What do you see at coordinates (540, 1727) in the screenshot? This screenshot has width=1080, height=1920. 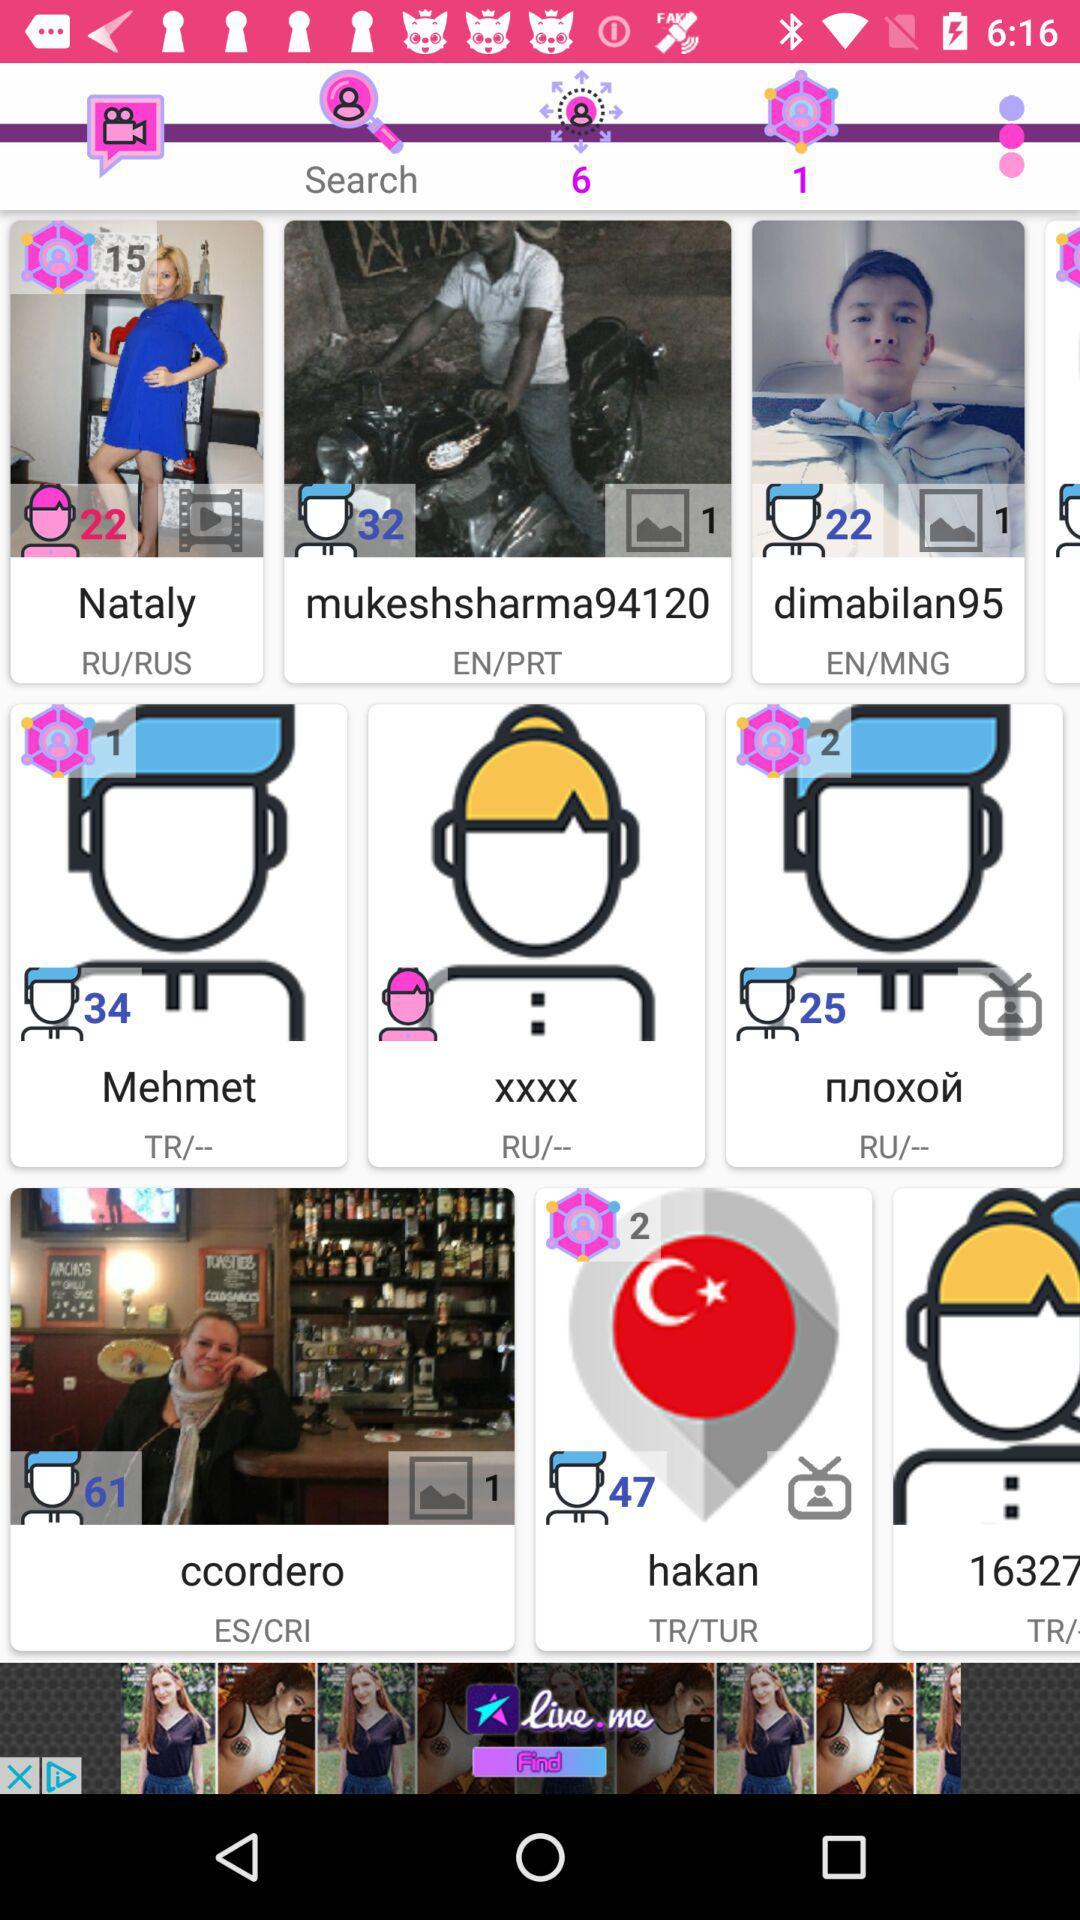 I see `open advertisement` at bounding box center [540, 1727].